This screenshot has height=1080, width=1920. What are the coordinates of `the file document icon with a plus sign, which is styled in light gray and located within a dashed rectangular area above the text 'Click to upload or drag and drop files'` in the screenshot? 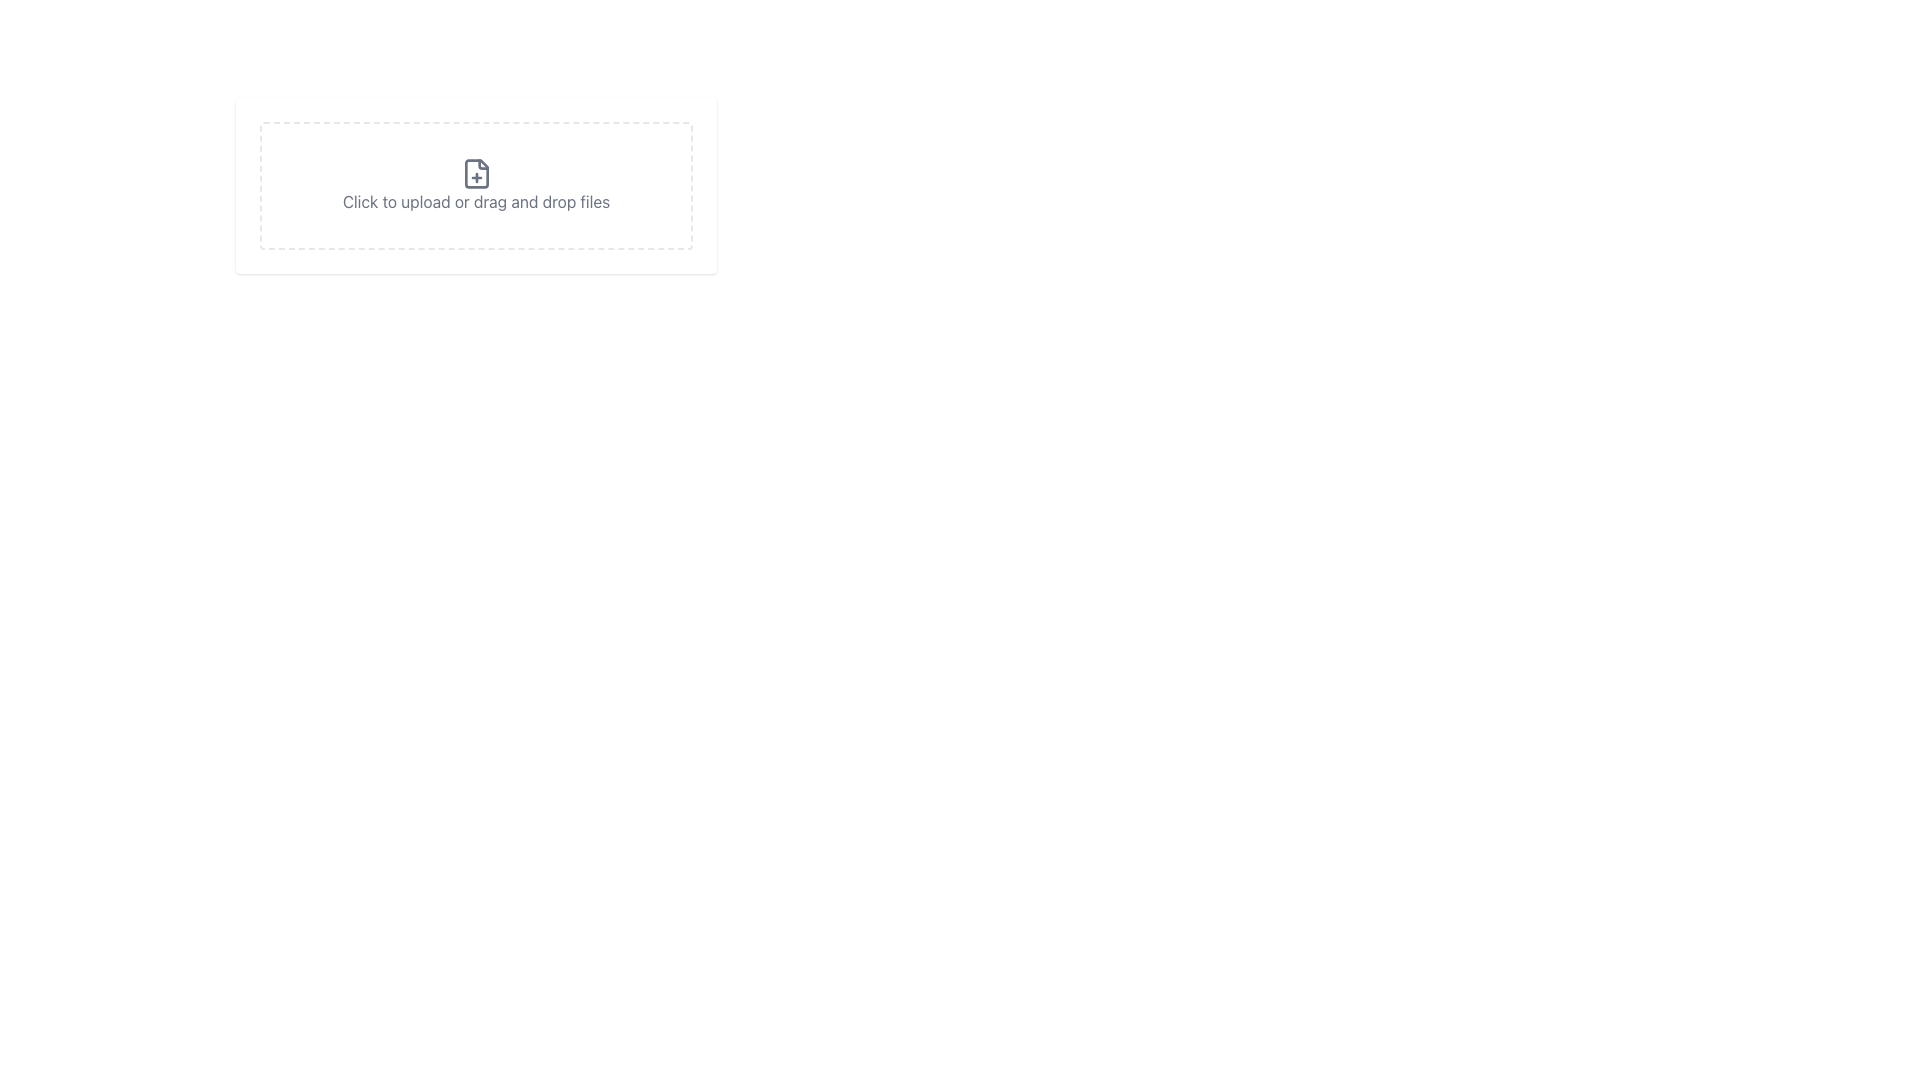 It's located at (475, 172).